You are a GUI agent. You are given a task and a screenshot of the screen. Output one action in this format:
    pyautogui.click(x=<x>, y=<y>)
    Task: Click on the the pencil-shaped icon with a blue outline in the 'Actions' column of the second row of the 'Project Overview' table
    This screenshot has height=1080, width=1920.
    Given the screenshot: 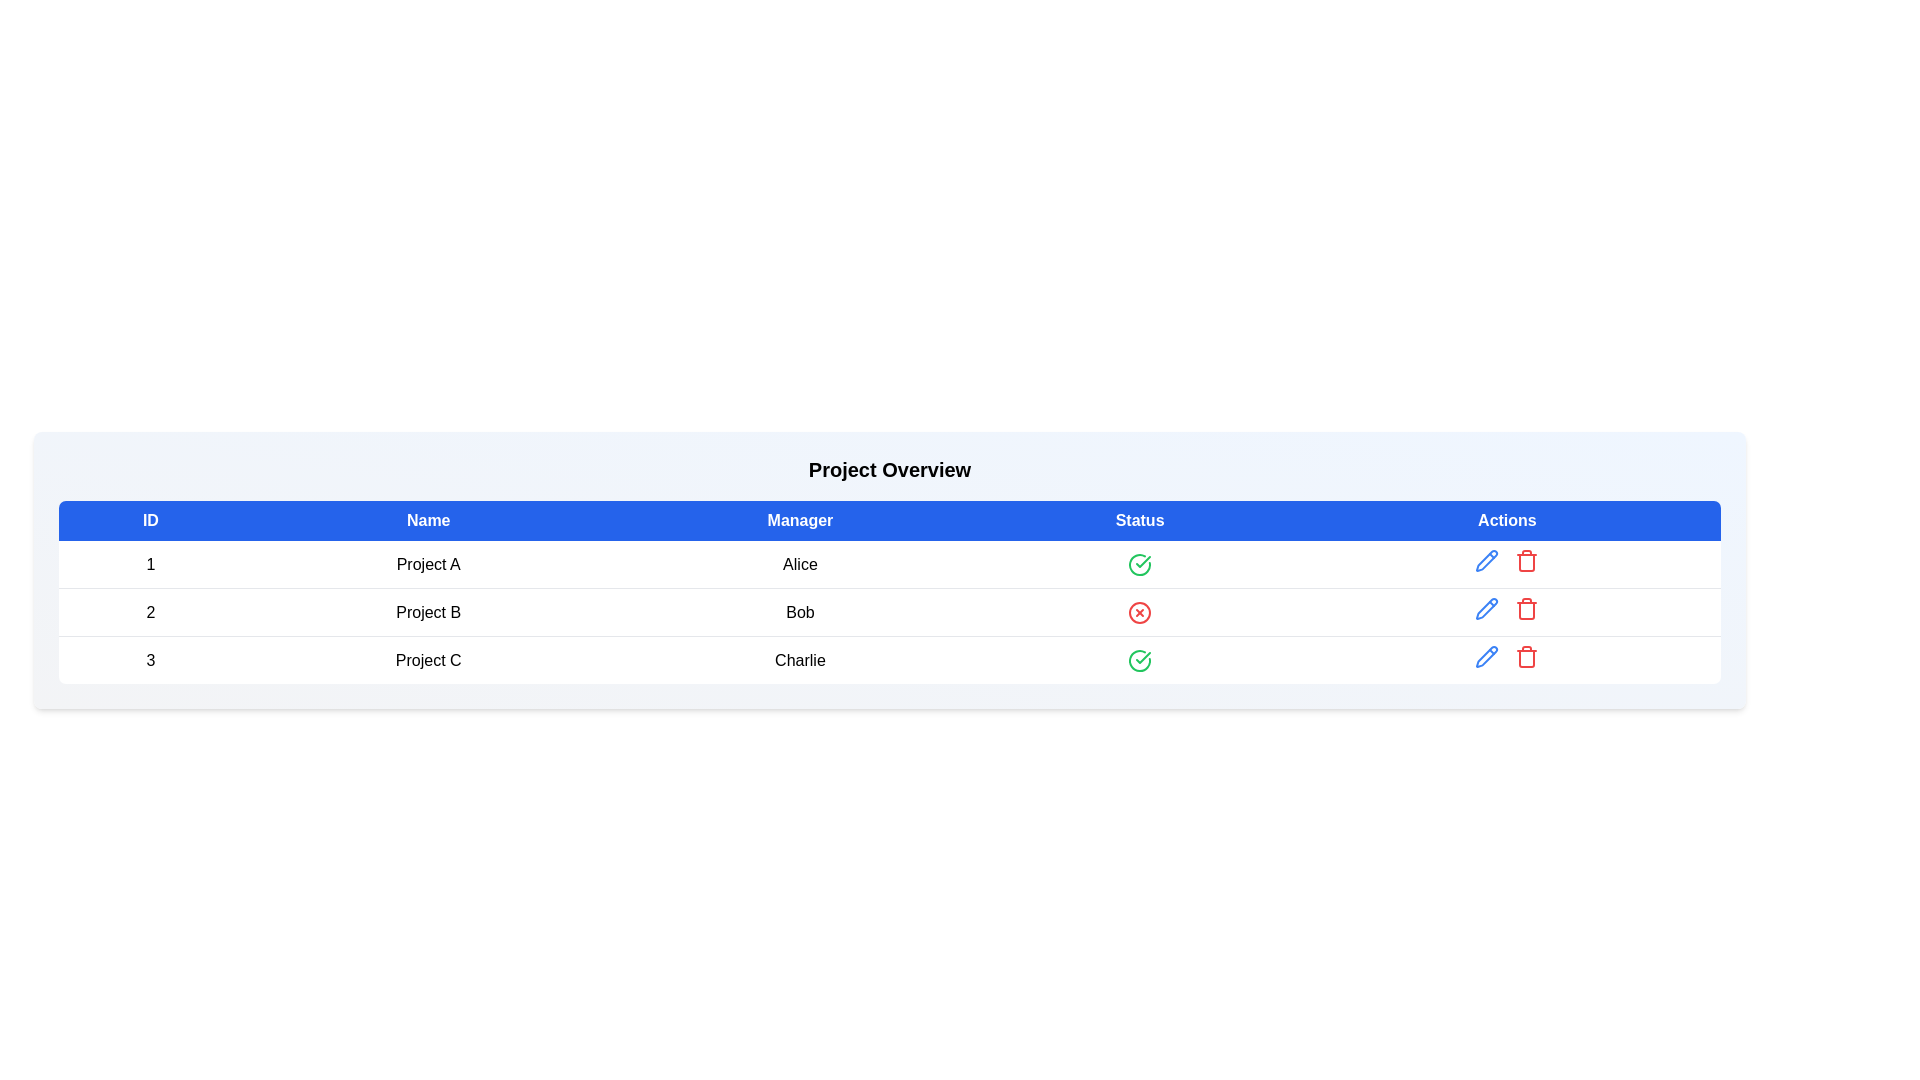 What is the action you would take?
    pyautogui.click(x=1487, y=608)
    